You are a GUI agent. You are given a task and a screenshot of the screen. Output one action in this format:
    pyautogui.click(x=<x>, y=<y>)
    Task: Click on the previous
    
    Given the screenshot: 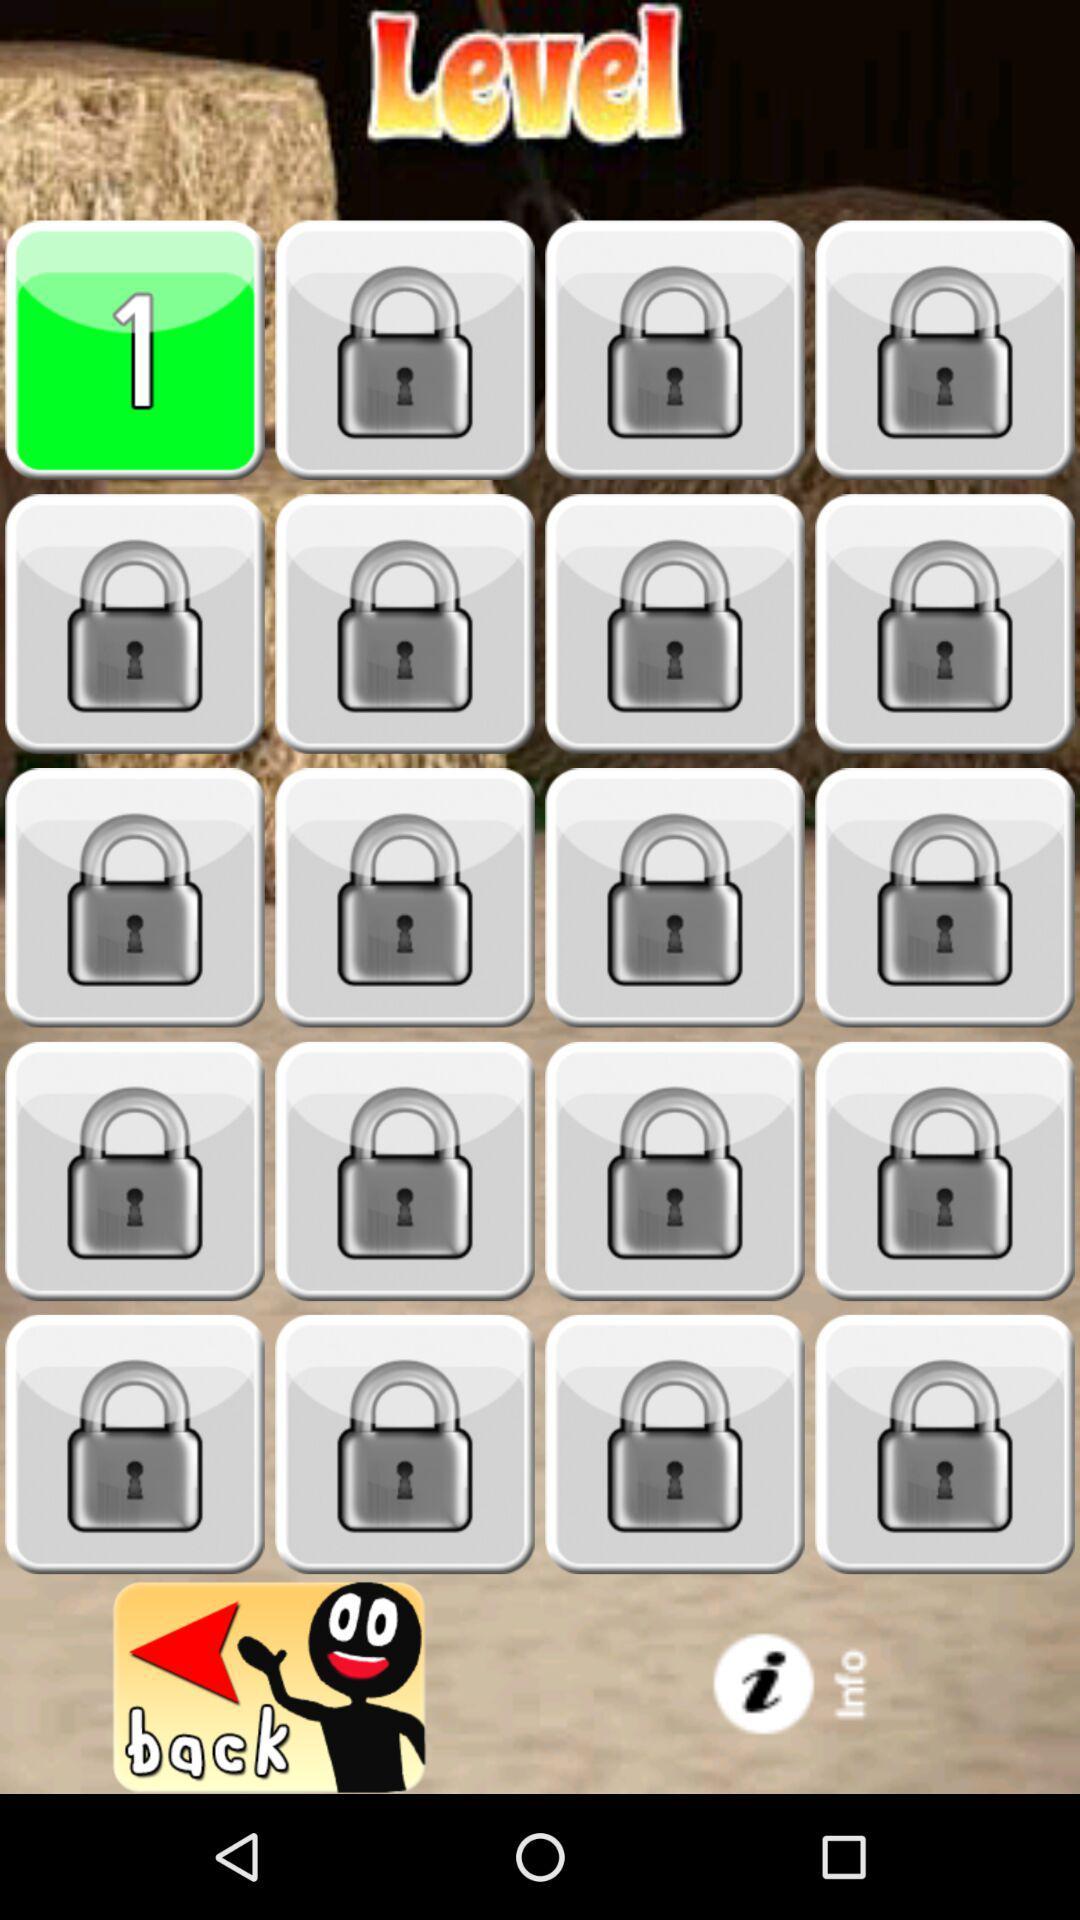 What is the action you would take?
    pyautogui.click(x=270, y=1686)
    